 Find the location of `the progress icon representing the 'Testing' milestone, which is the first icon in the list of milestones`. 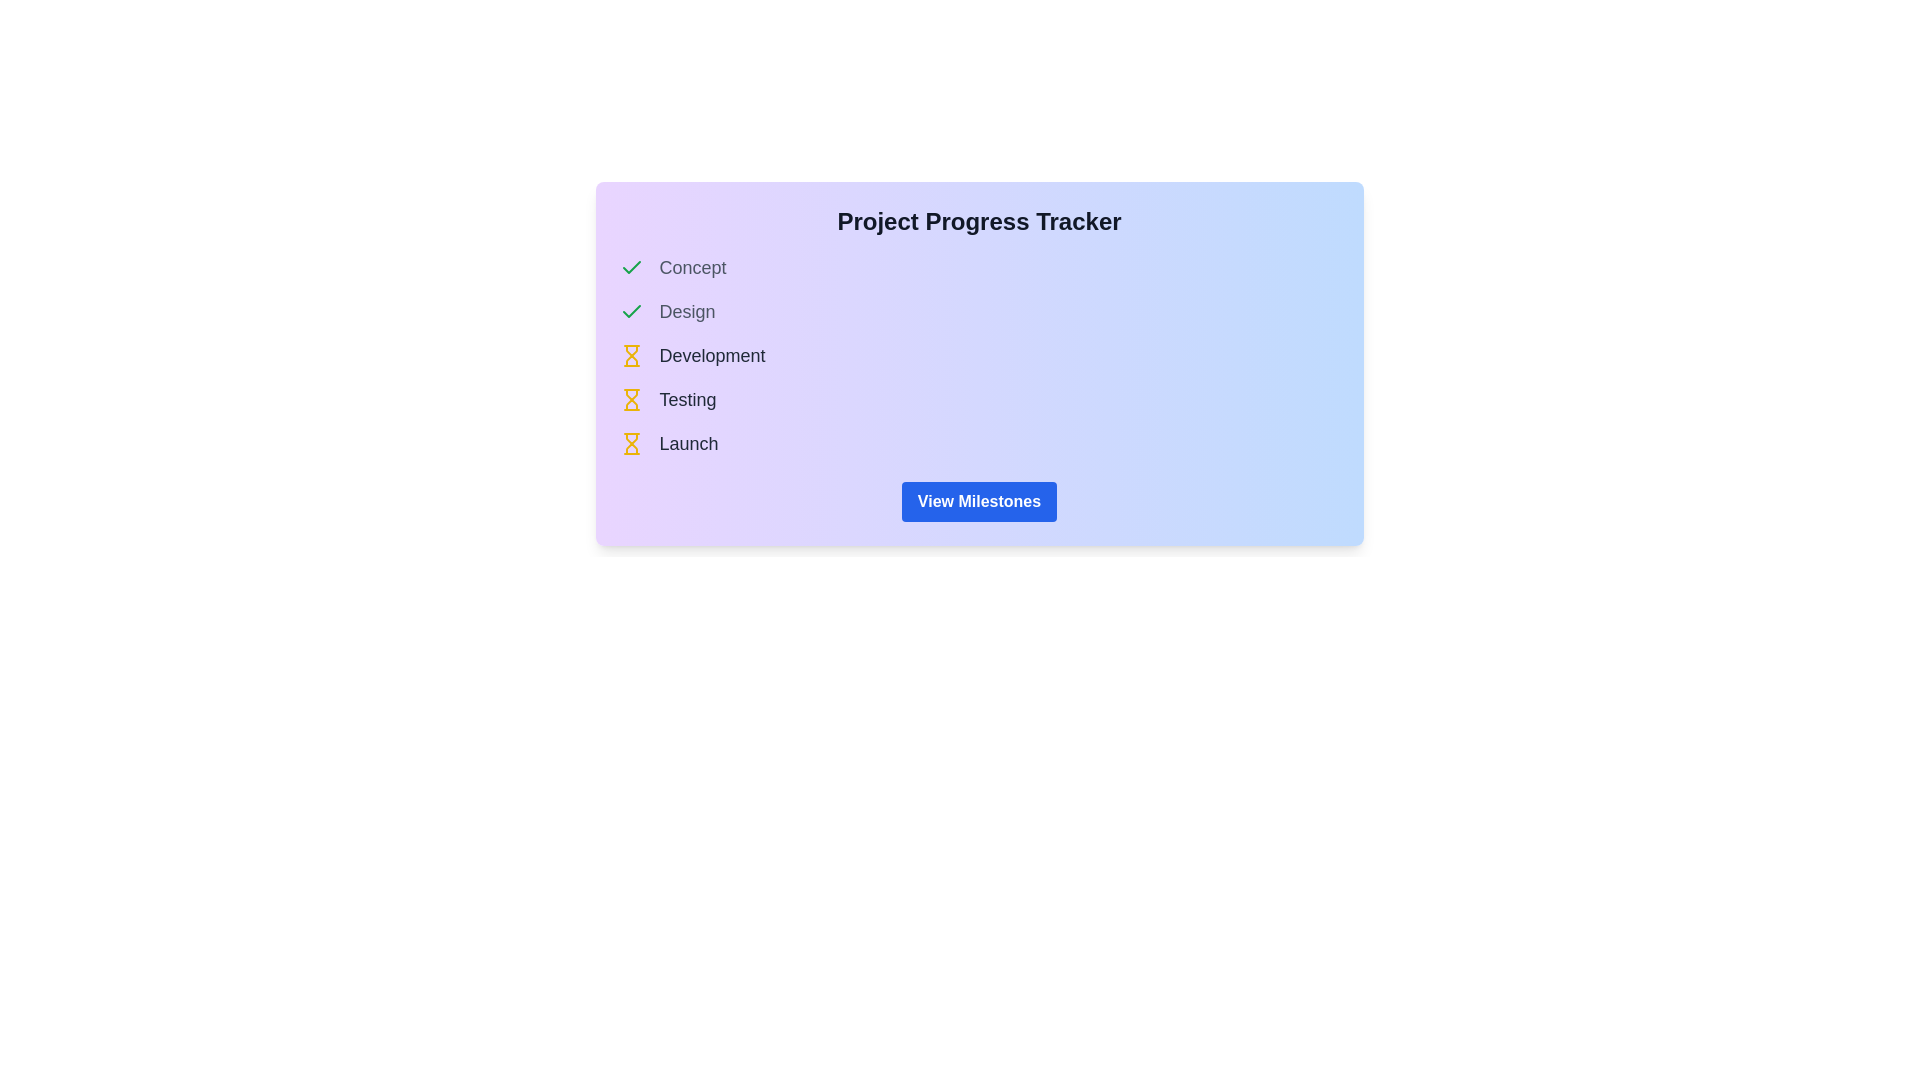

the progress icon representing the 'Testing' milestone, which is the first icon in the list of milestones is located at coordinates (630, 400).